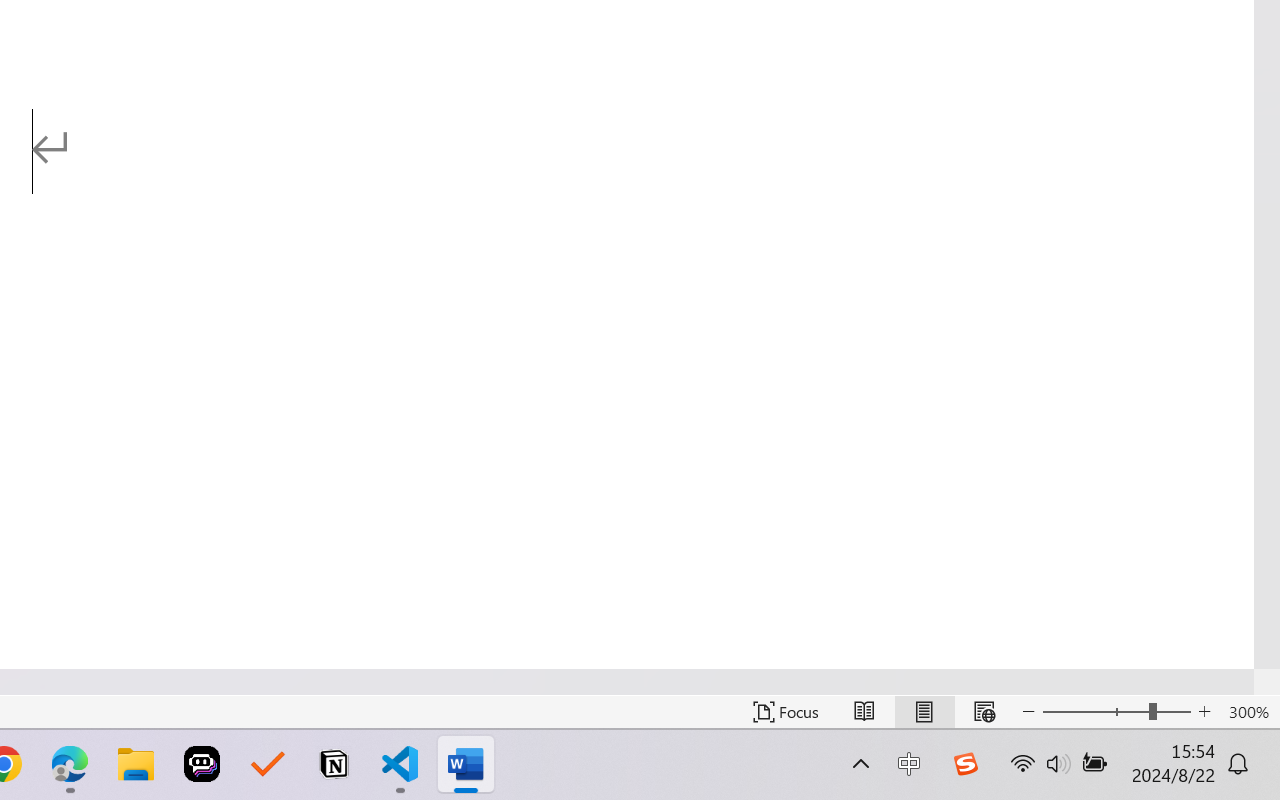 The width and height of the screenshot is (1280, 800). What do you see at coordinates (785, 711) in the screenshot?
I see `'Focus '` at bounding box center [785, 711].